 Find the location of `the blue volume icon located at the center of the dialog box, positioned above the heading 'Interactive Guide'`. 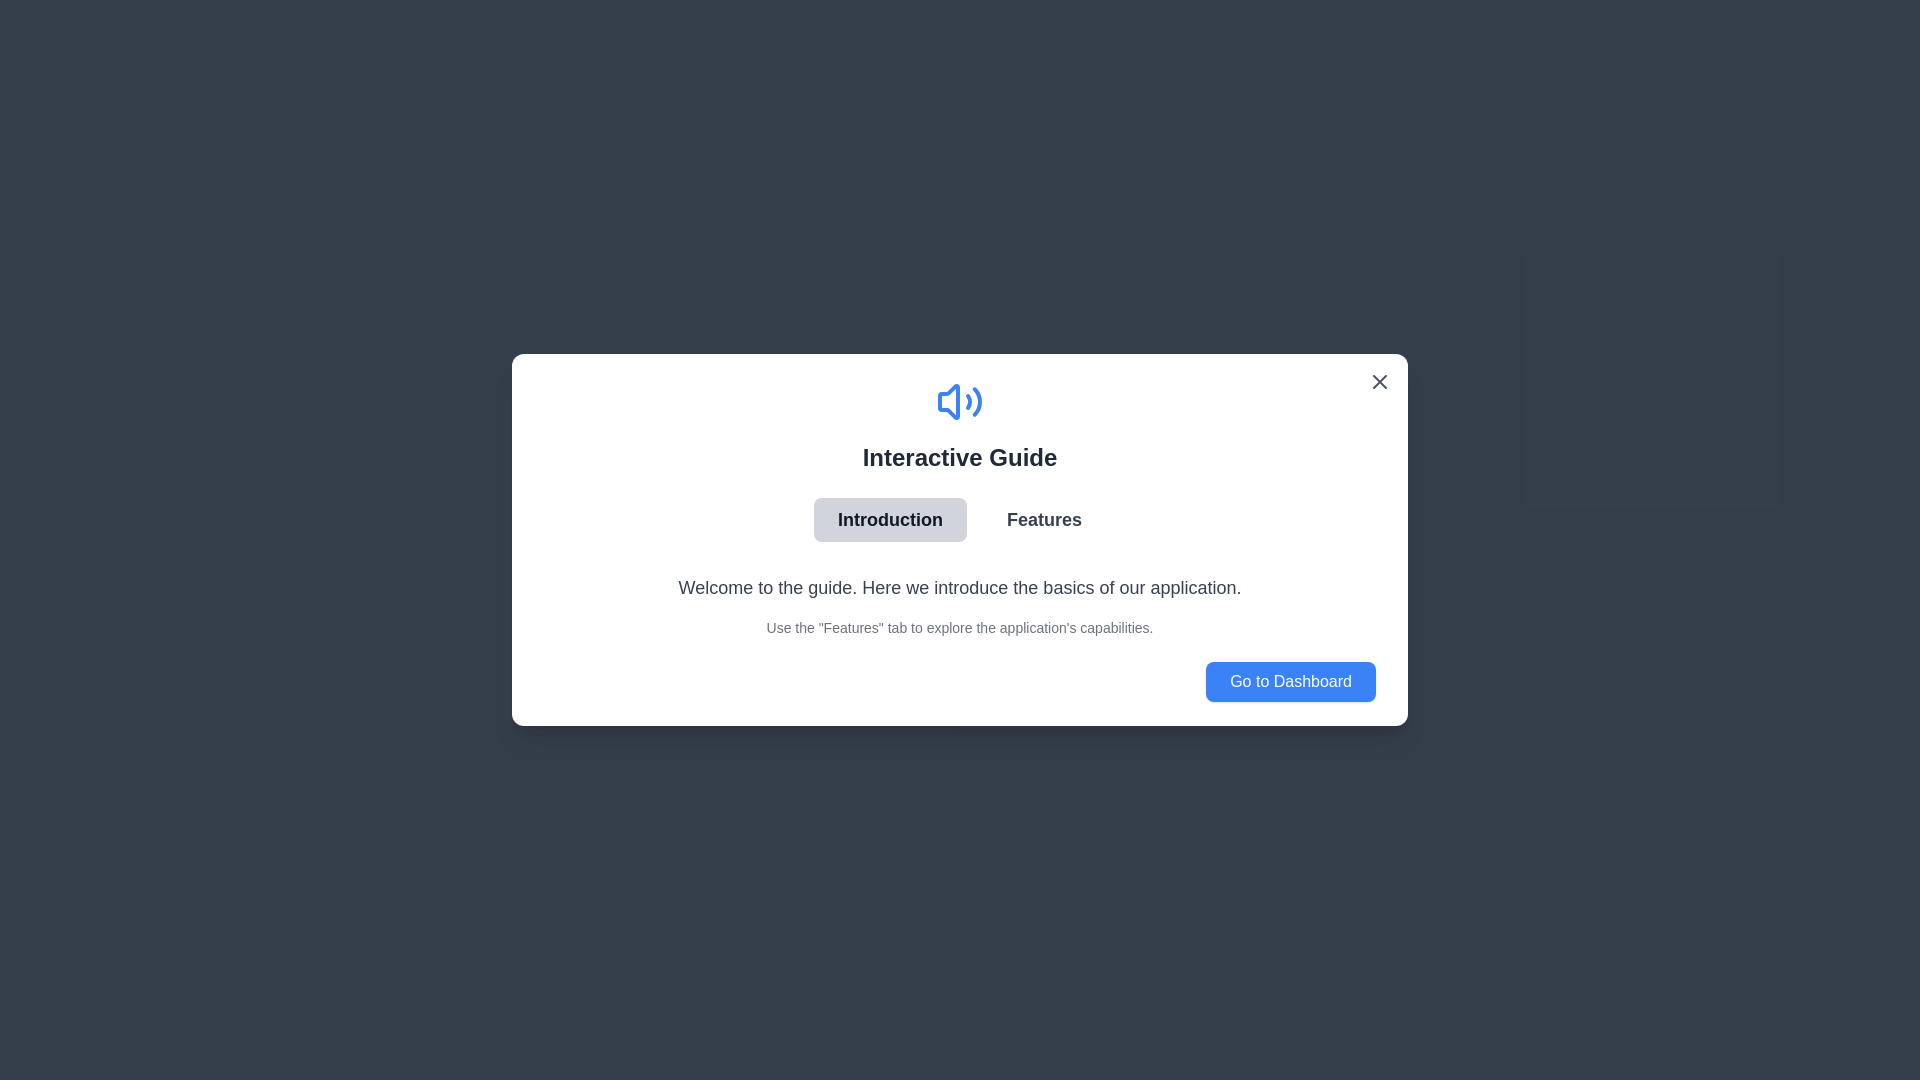

the blue volume icon located at the center of the dialog box, positioned above the heading 'Interactive Guide' is located at coordinates (960, 401).